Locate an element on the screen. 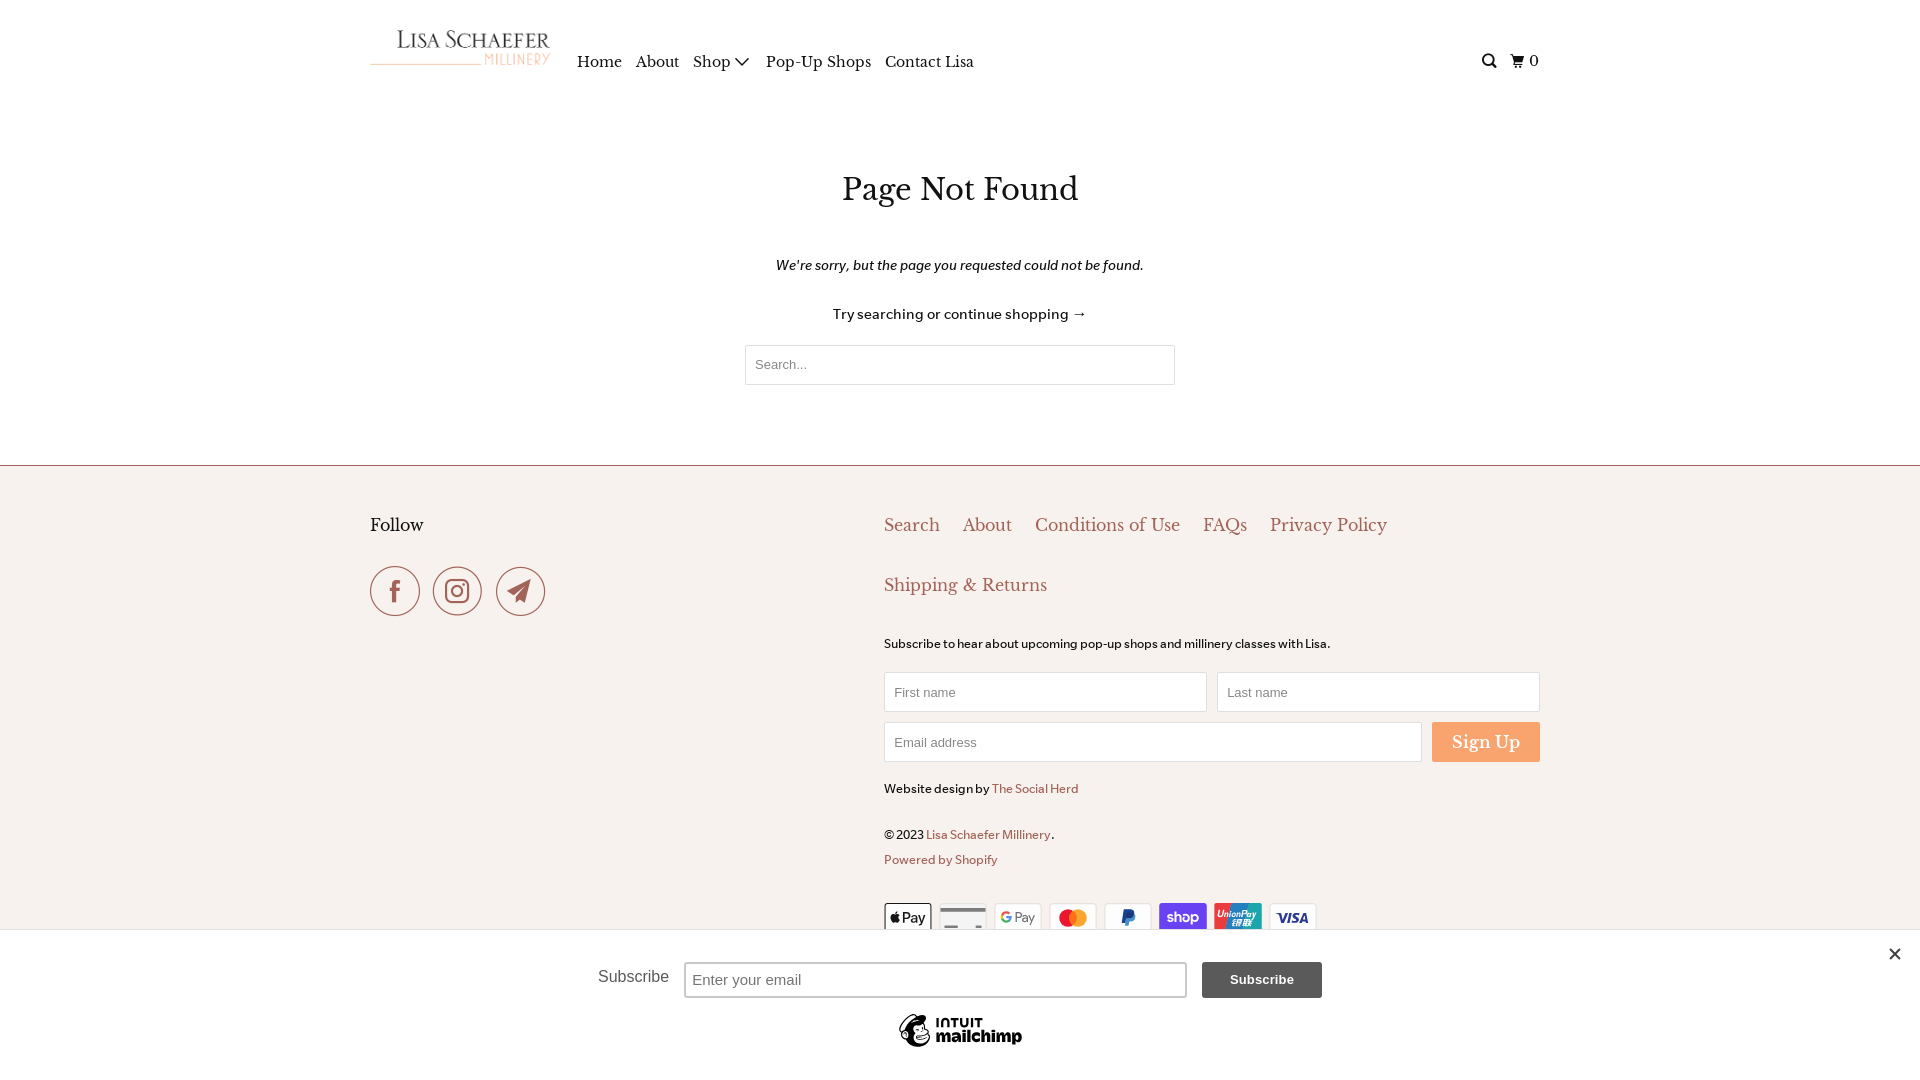  'Powered by Shopify' is located at coordinates (882, 859).